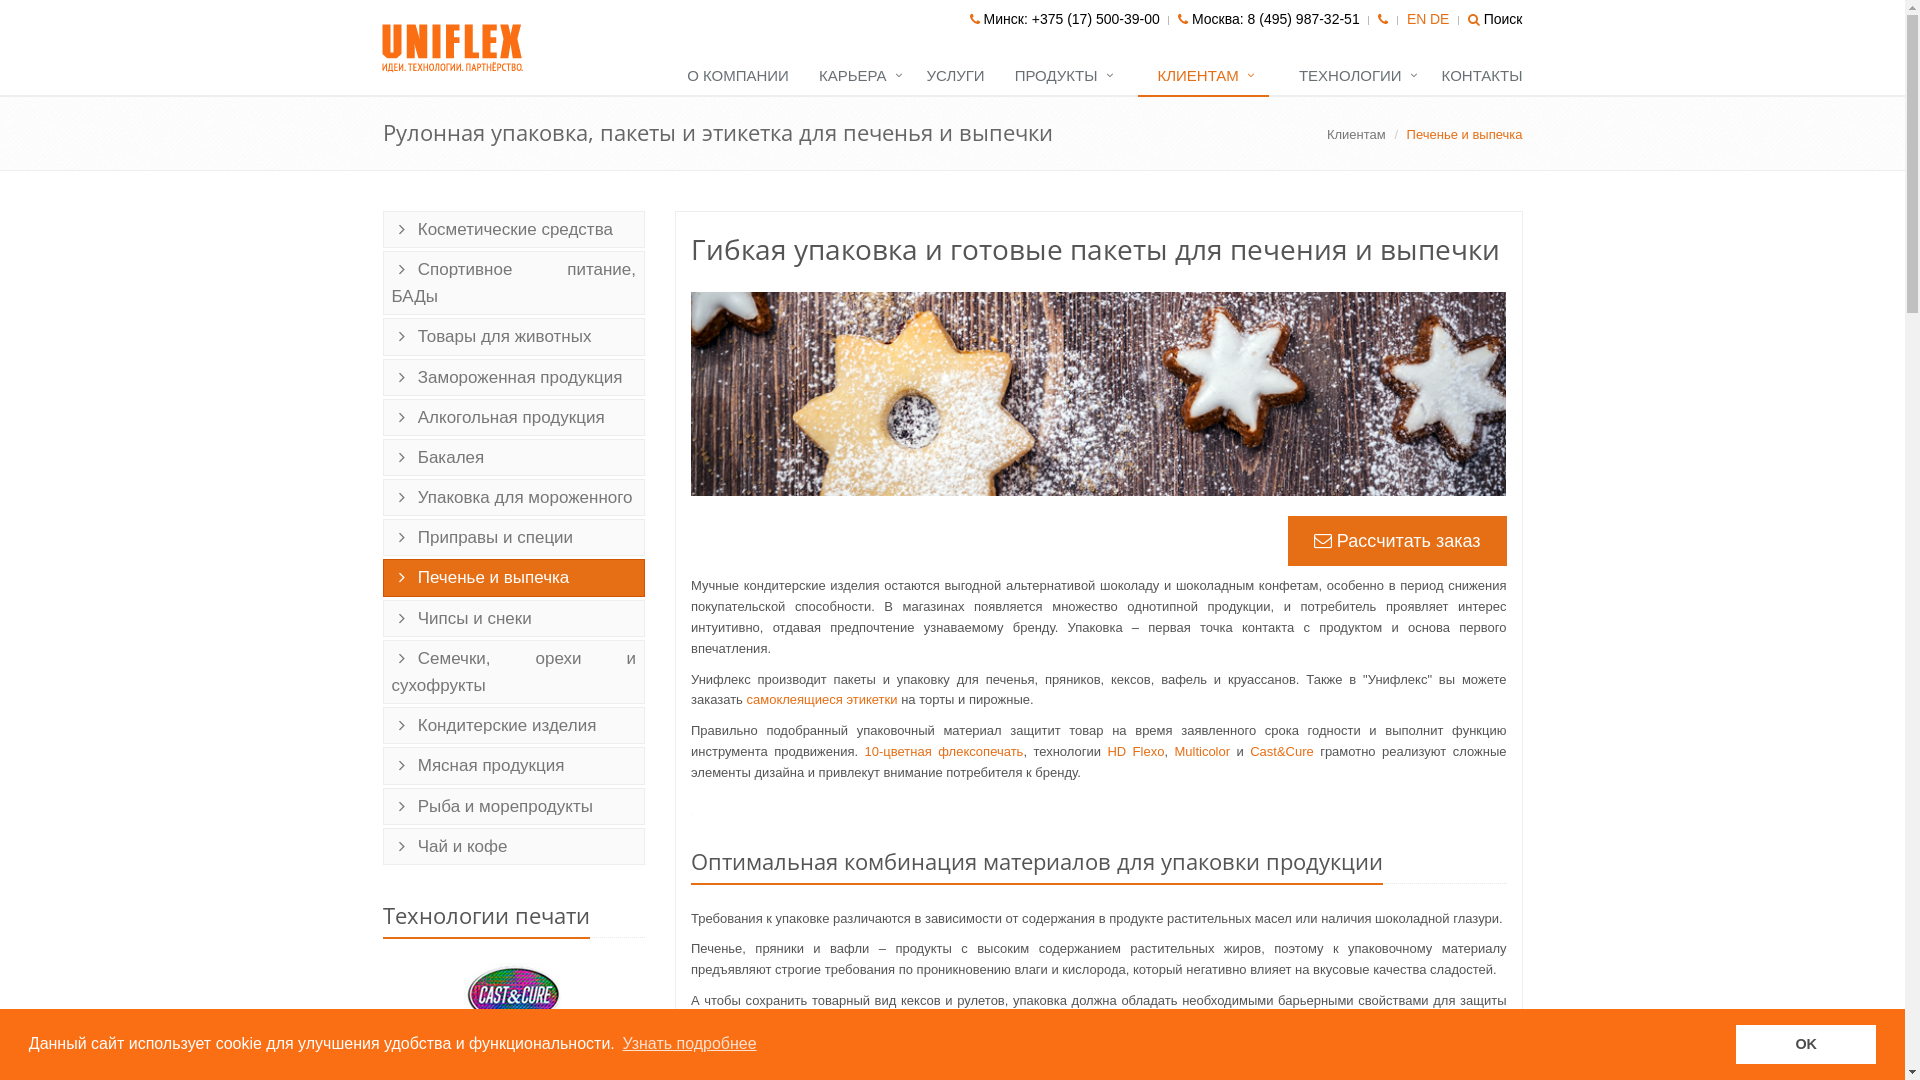 Image resolution: width=1920 pixels, height=1080 pixels. I want to click on '+375 (17) 500-39-00', so click(1094, 19).